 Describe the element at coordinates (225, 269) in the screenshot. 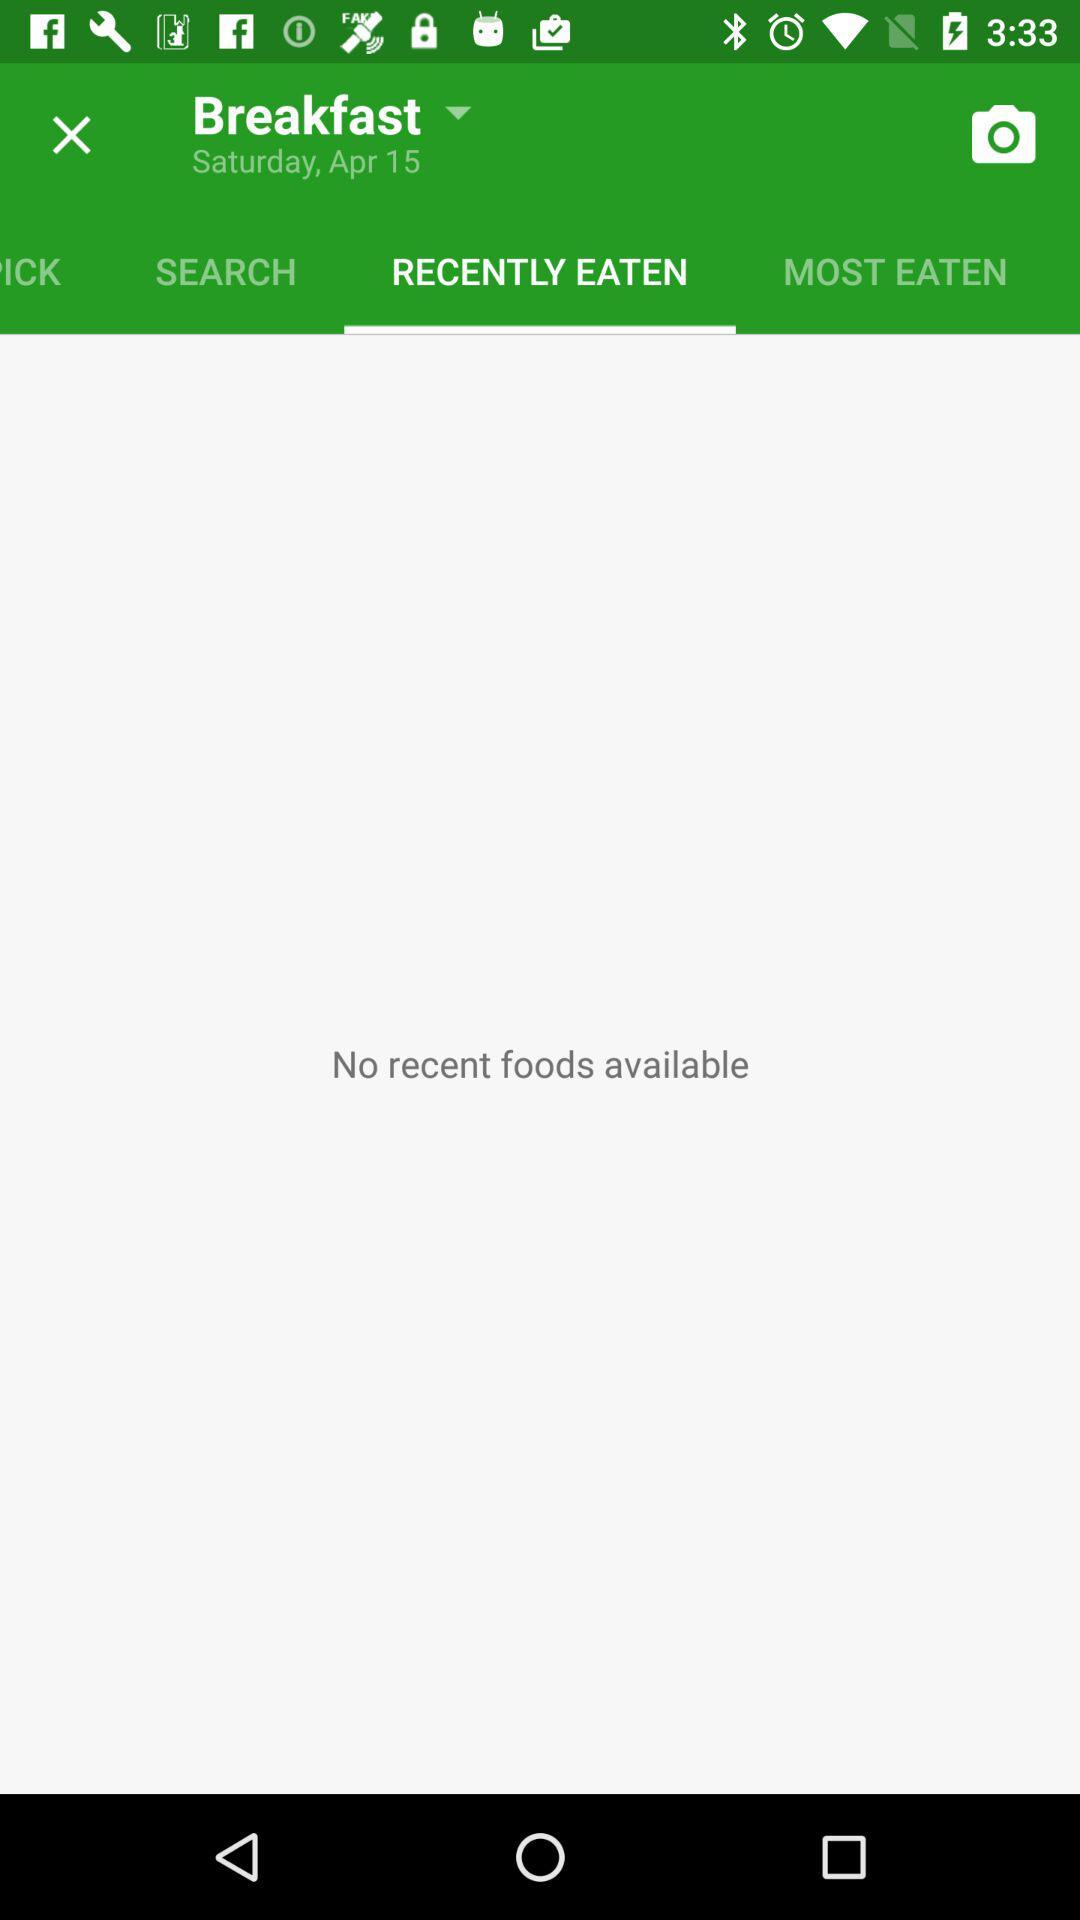

I see `the search icon` at that location.